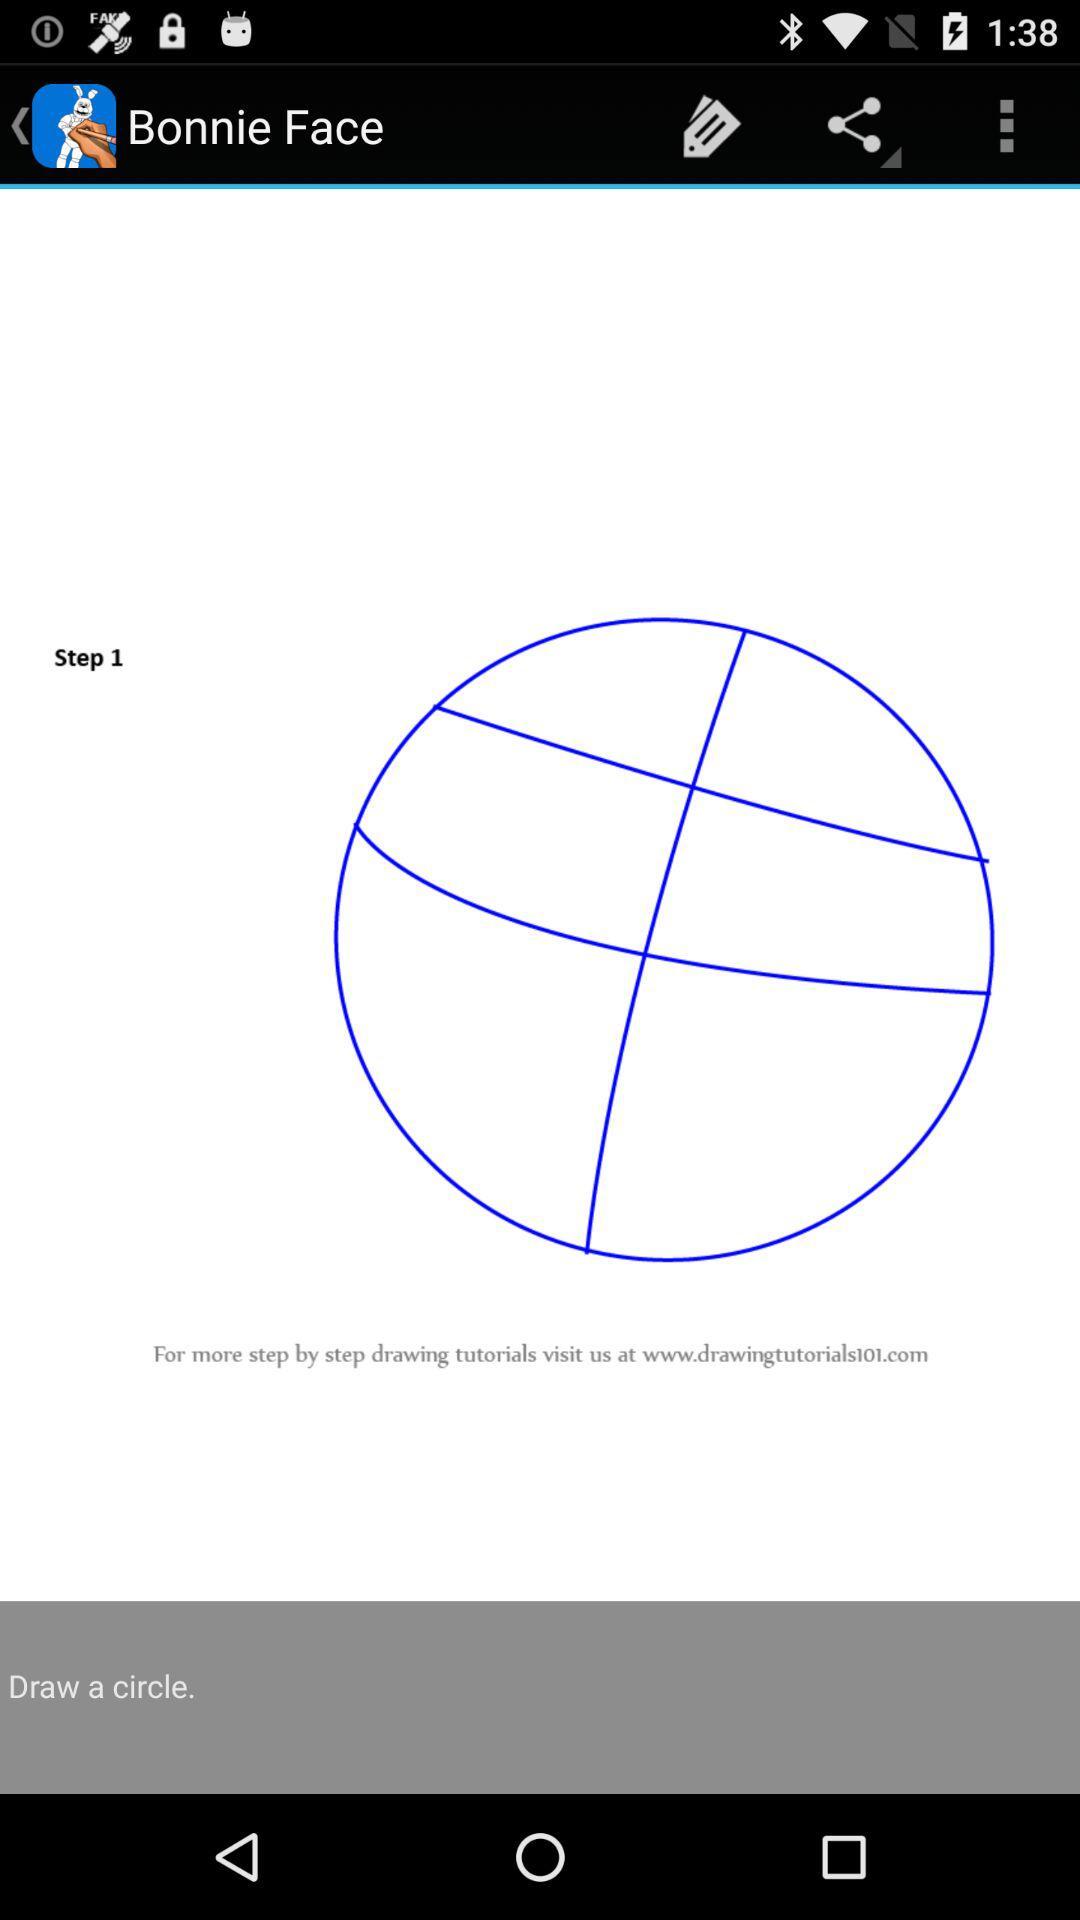  I want to click on app next to bonnie face item, so click(711, 124).